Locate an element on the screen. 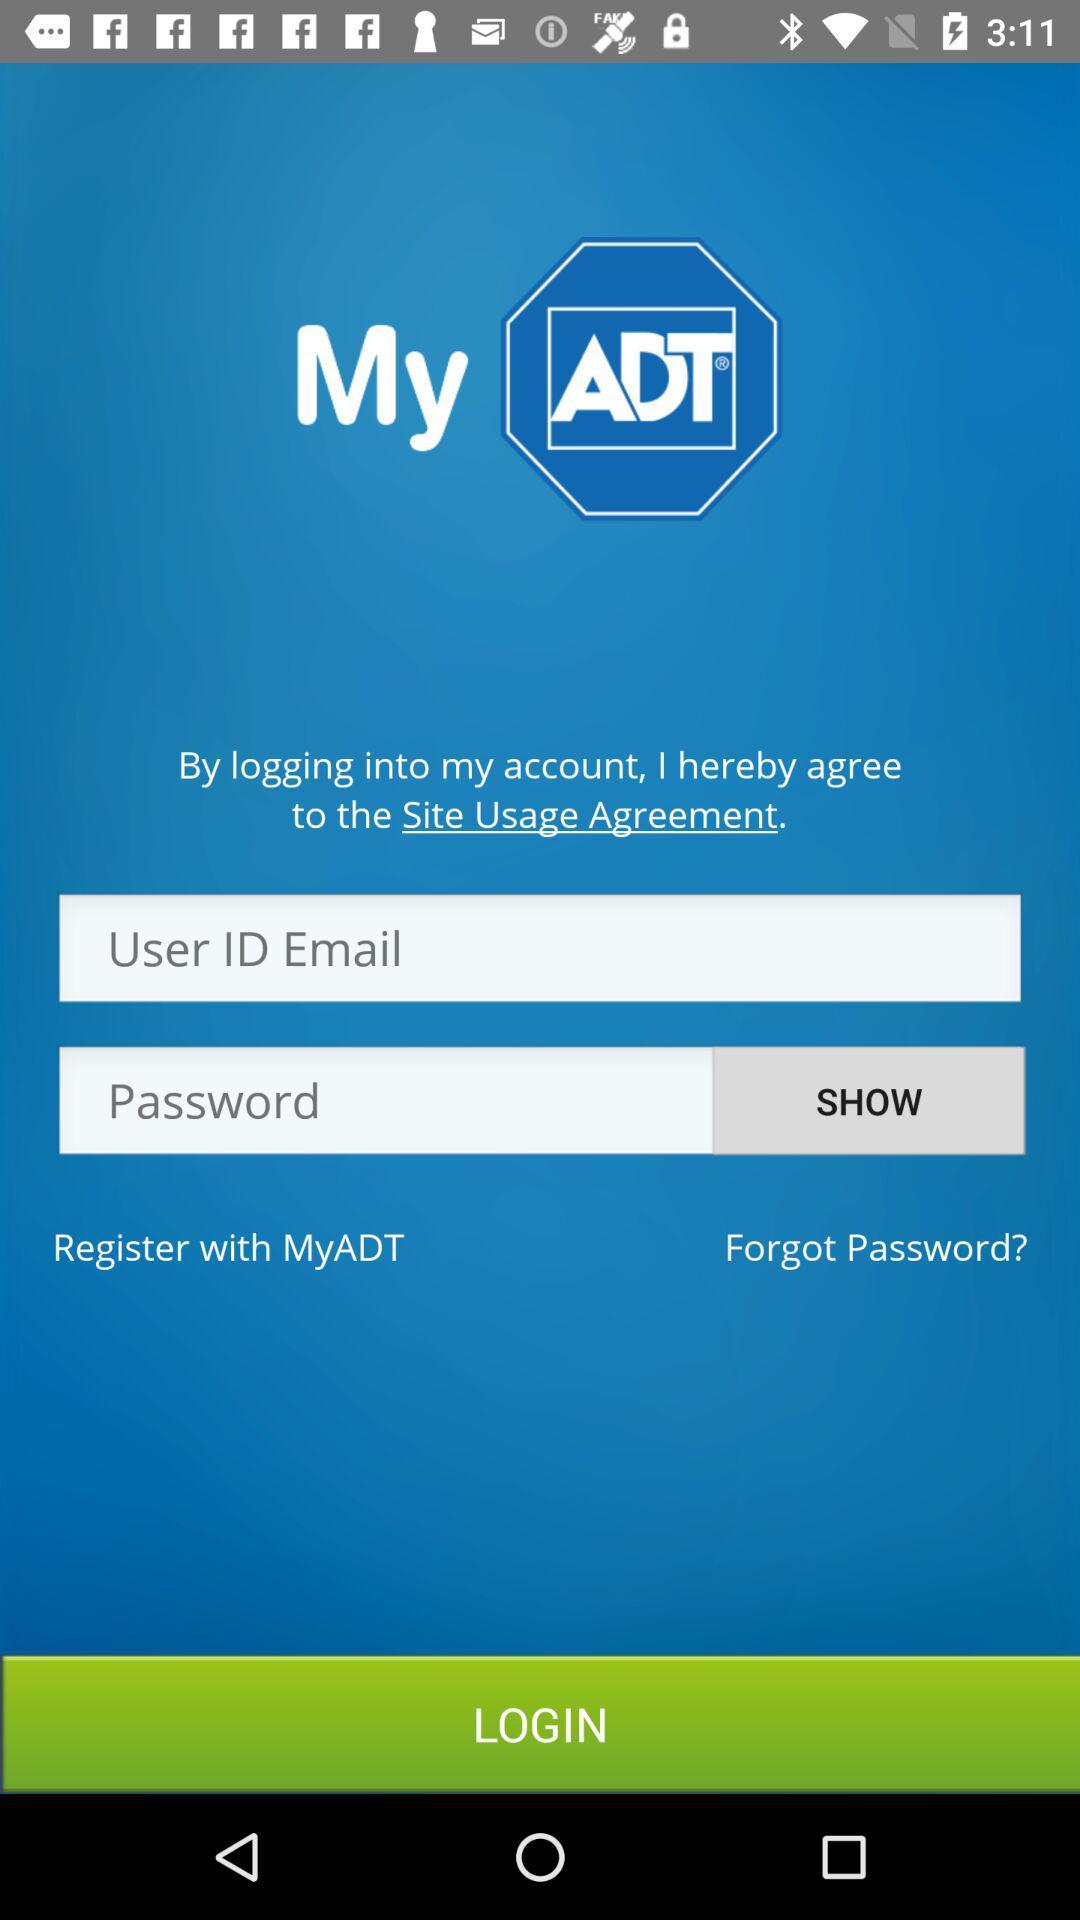 The width and height of the screenshot is (1080, 1920). the to the site icon is located at coordinates (538, 813).